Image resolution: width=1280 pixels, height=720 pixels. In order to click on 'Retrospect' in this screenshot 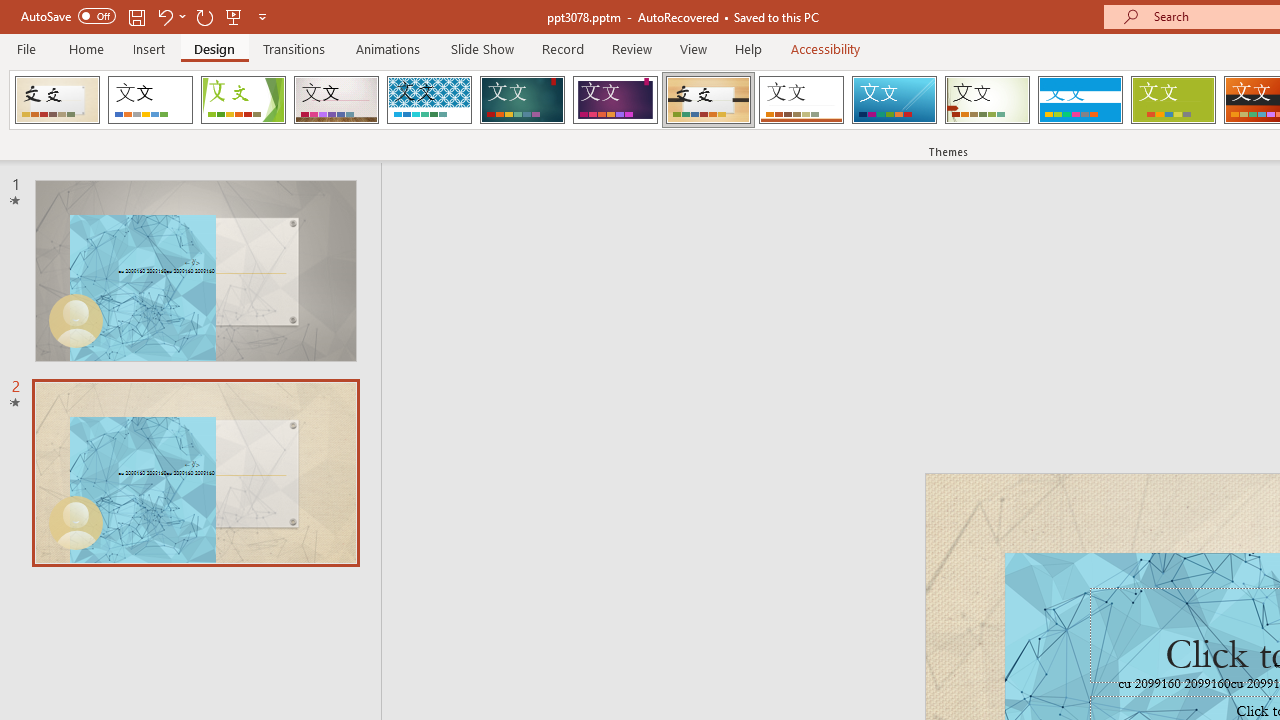, I will do `click(801, 100)`.